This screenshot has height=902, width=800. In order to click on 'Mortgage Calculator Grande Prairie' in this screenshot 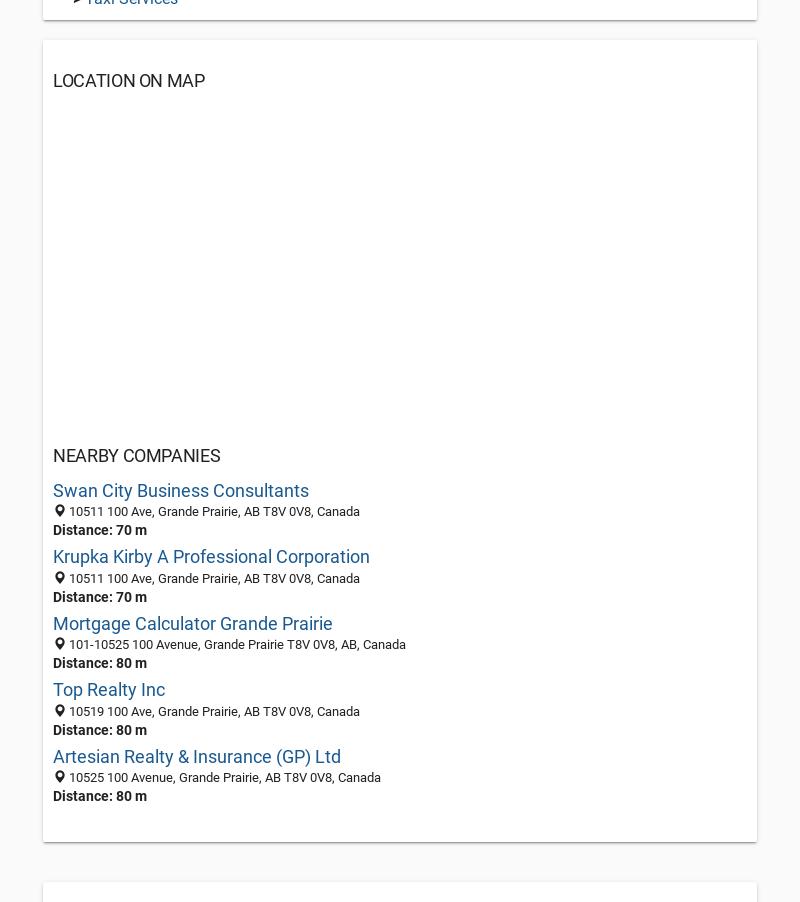, I will do `click(52, 622)`.